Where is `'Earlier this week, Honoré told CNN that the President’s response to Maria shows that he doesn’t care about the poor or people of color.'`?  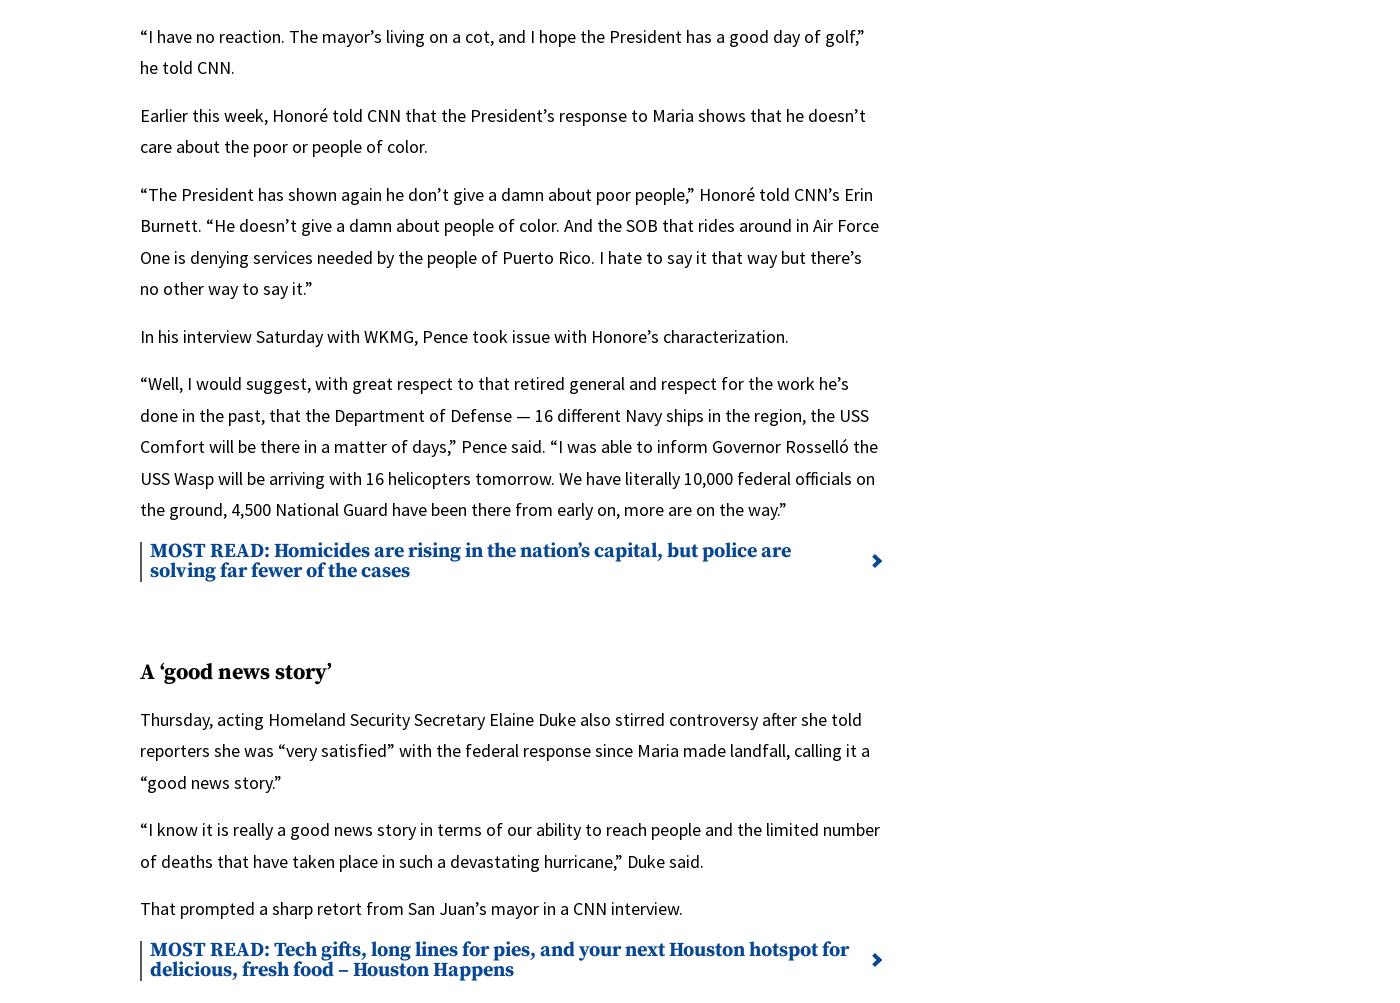
'Earlier this week, Honoré told CNN that the President’s response to Maria shows that he doesn’t care about the poor or people of color.' is located at coordinates (502, 129).